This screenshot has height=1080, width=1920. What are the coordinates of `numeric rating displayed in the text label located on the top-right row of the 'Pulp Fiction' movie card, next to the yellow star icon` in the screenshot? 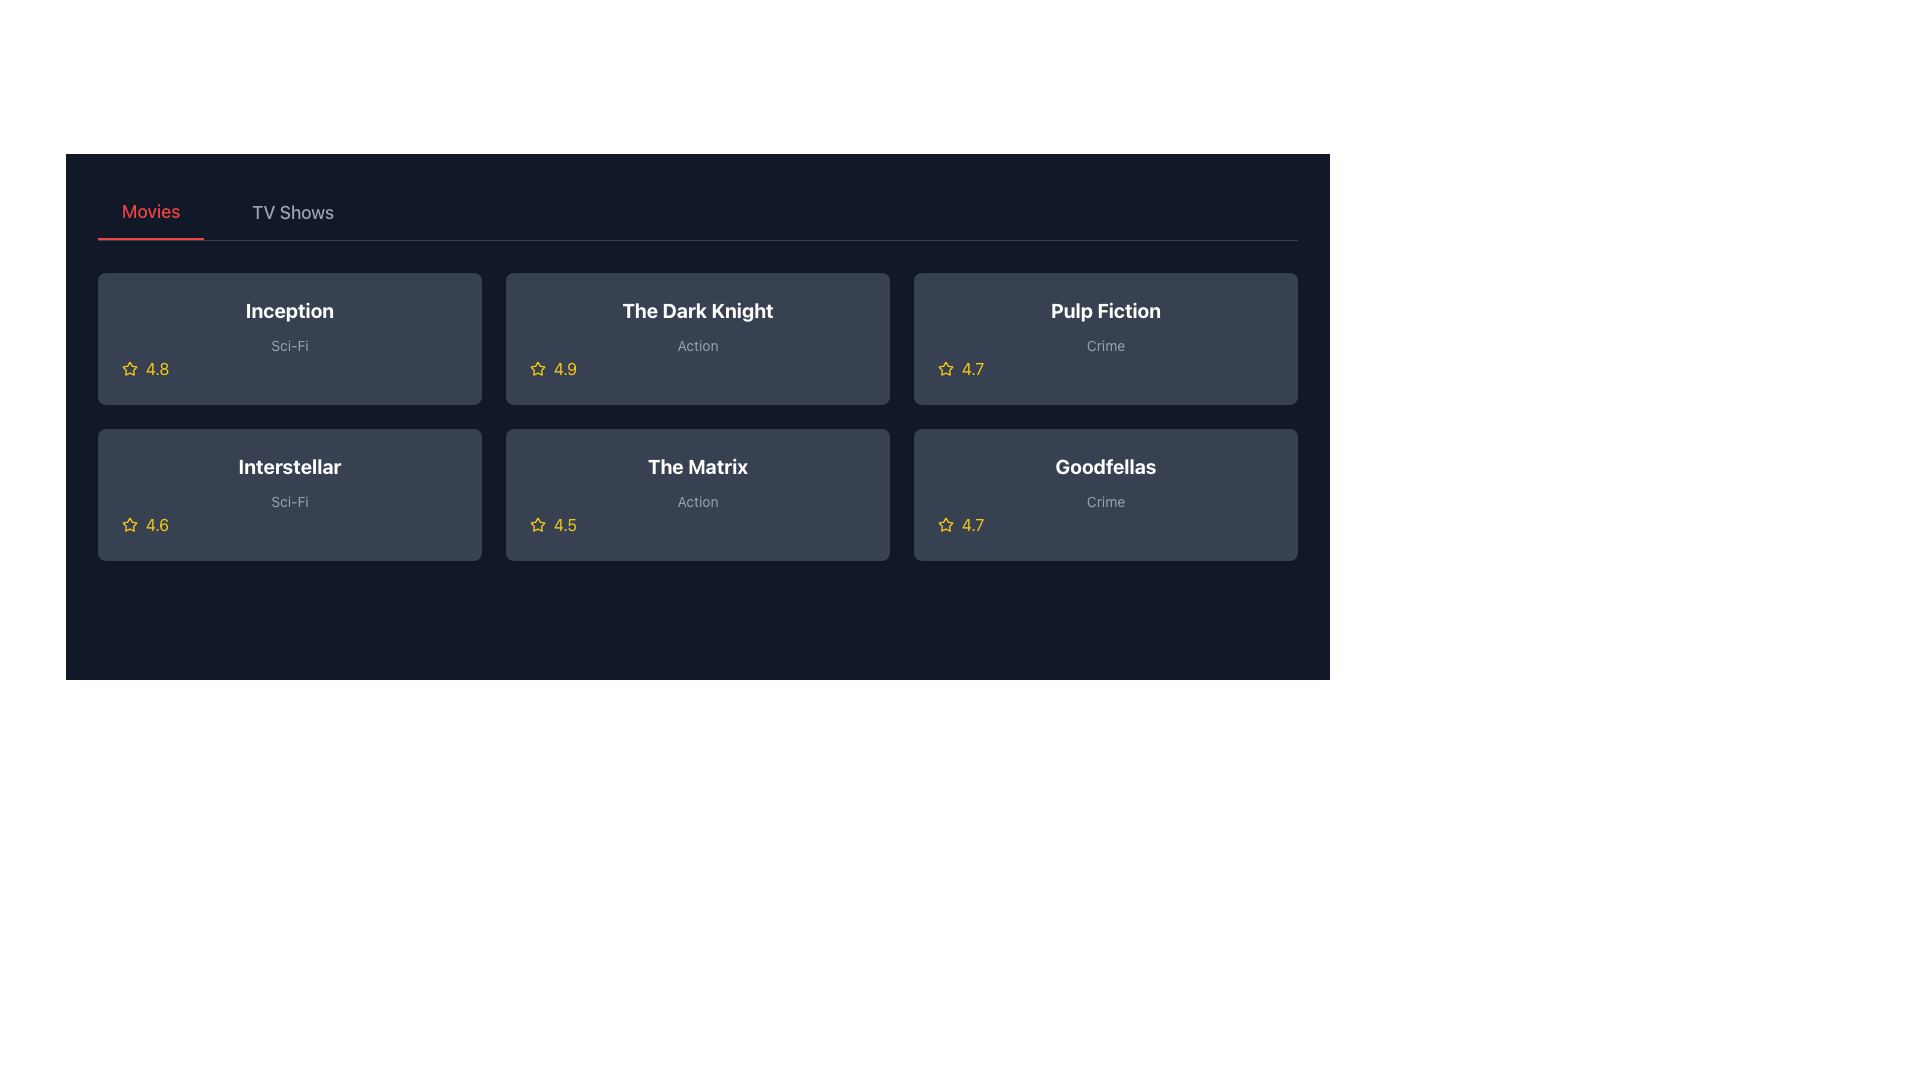 It's located at (973, 369).